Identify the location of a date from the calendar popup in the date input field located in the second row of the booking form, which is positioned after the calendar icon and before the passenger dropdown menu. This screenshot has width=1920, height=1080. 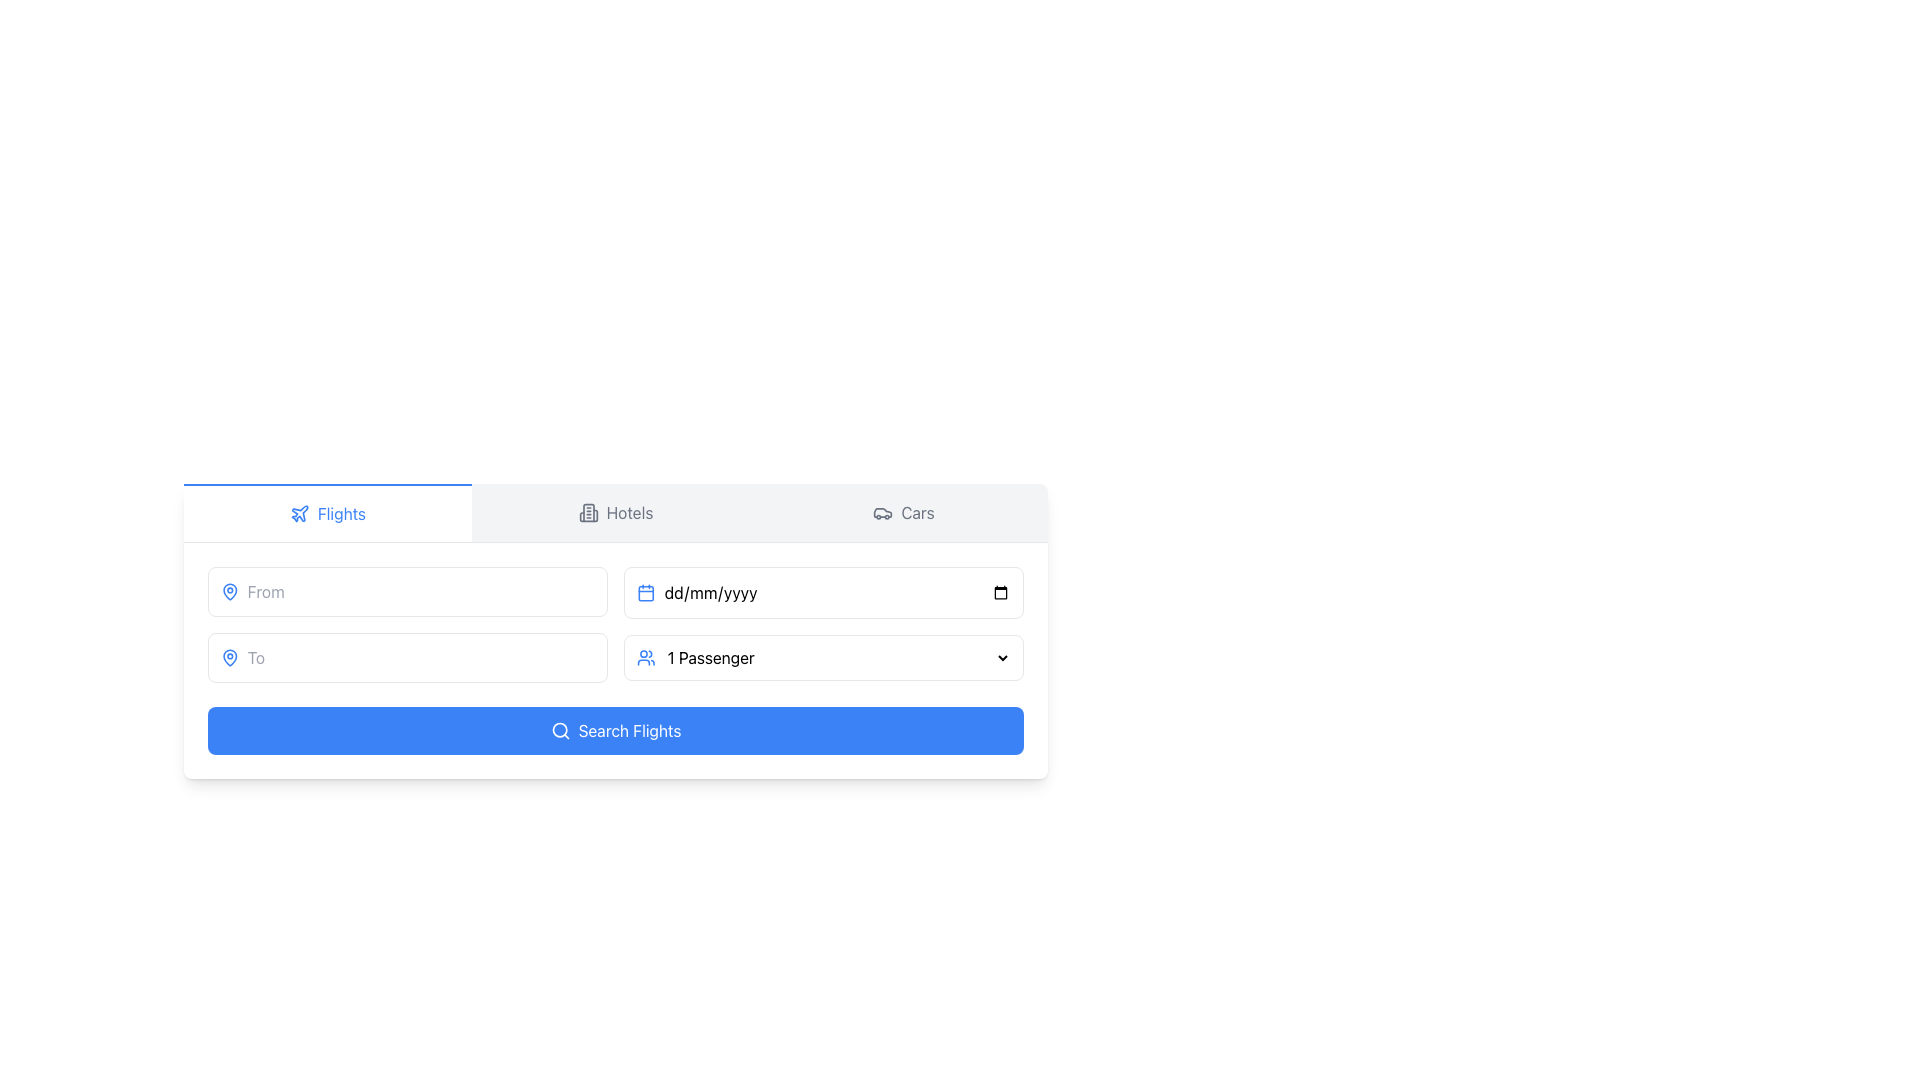
(836, 592).